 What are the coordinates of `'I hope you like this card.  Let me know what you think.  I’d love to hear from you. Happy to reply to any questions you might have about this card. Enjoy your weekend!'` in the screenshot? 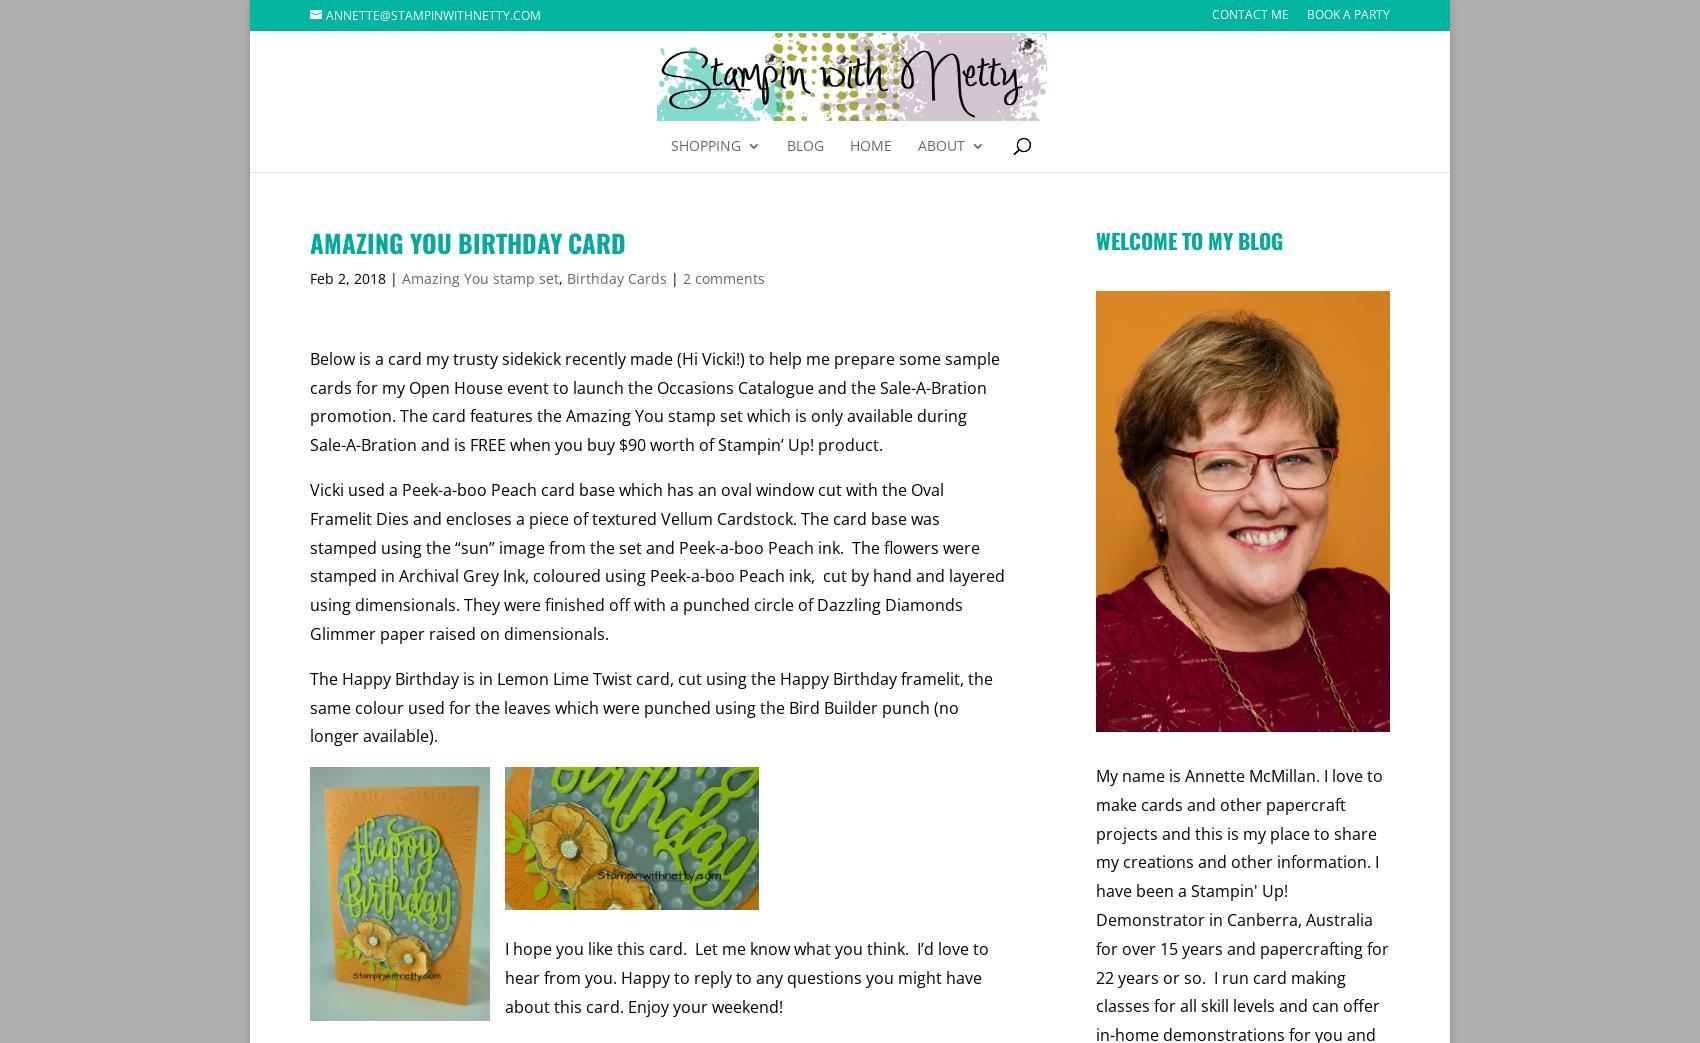 It's located at (745, 977).